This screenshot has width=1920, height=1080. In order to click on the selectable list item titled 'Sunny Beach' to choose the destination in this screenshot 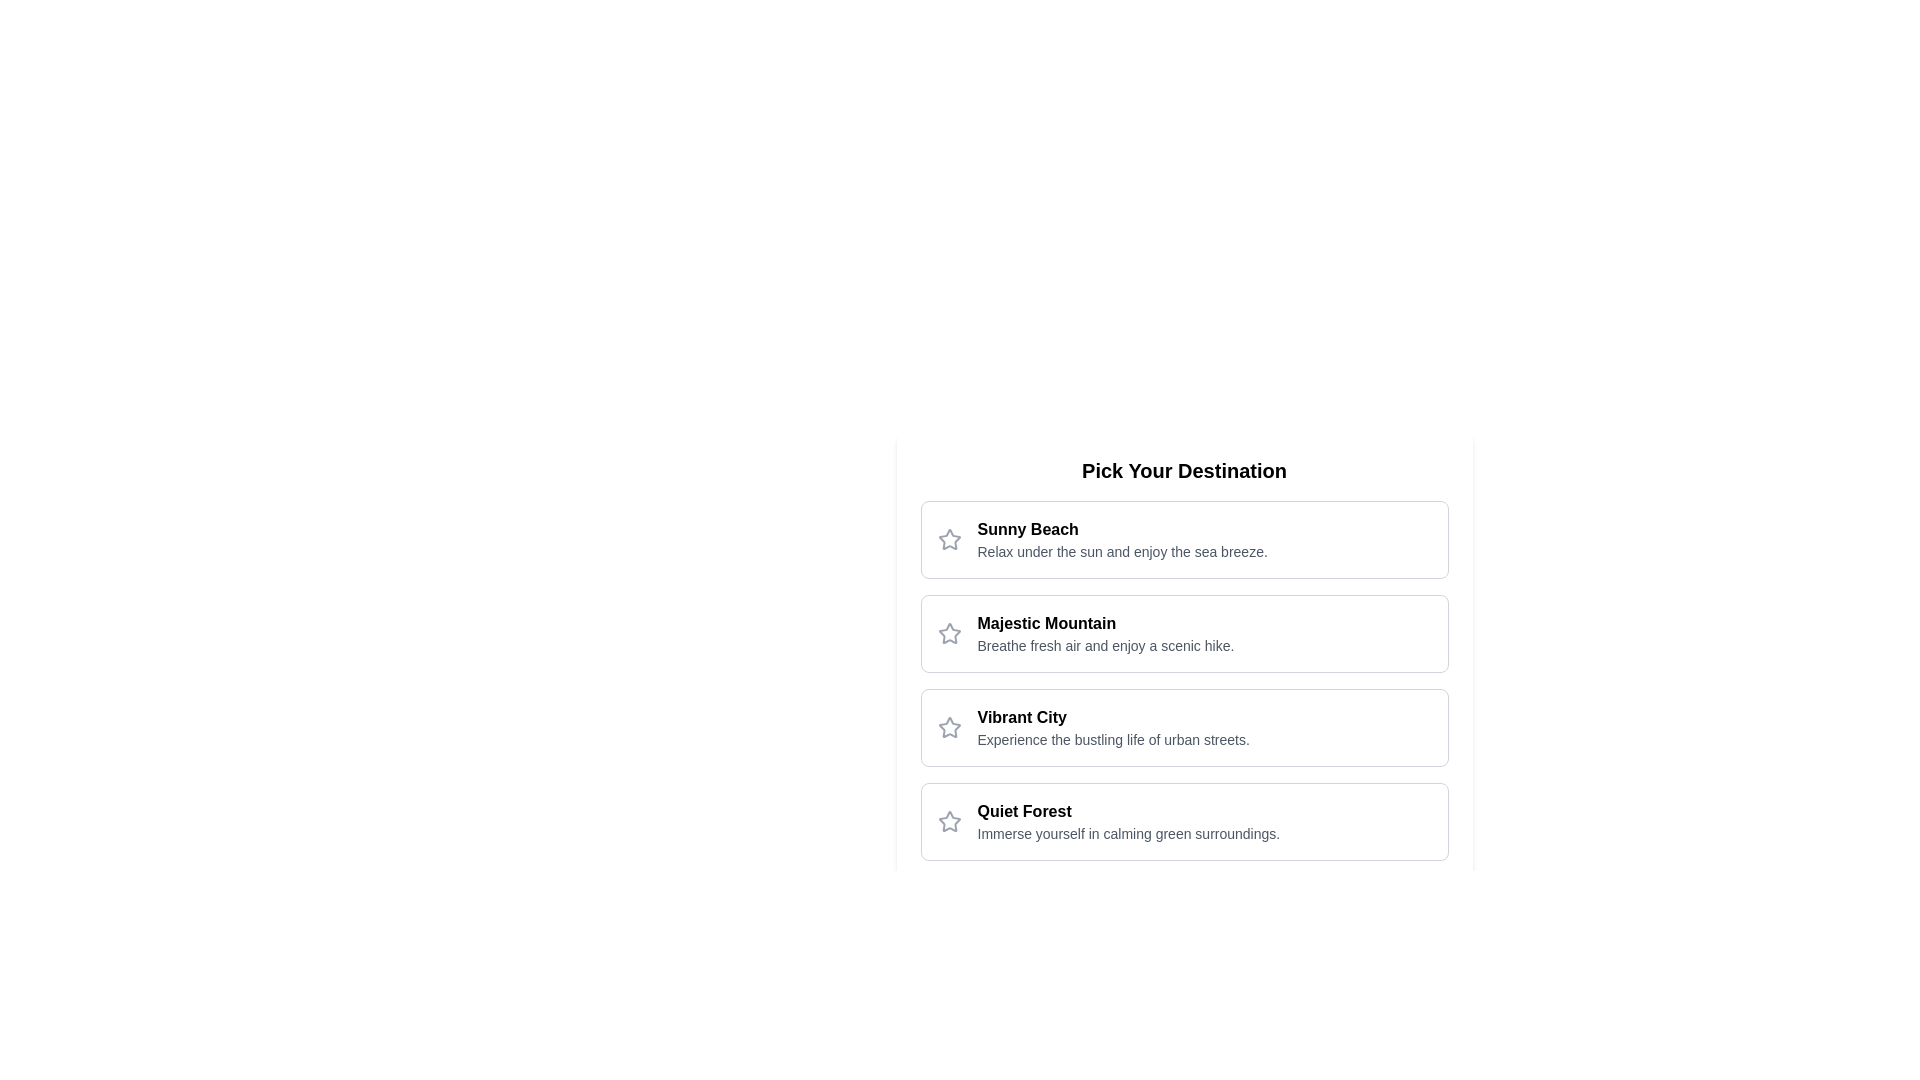, I will do `click(1184, 540)`.